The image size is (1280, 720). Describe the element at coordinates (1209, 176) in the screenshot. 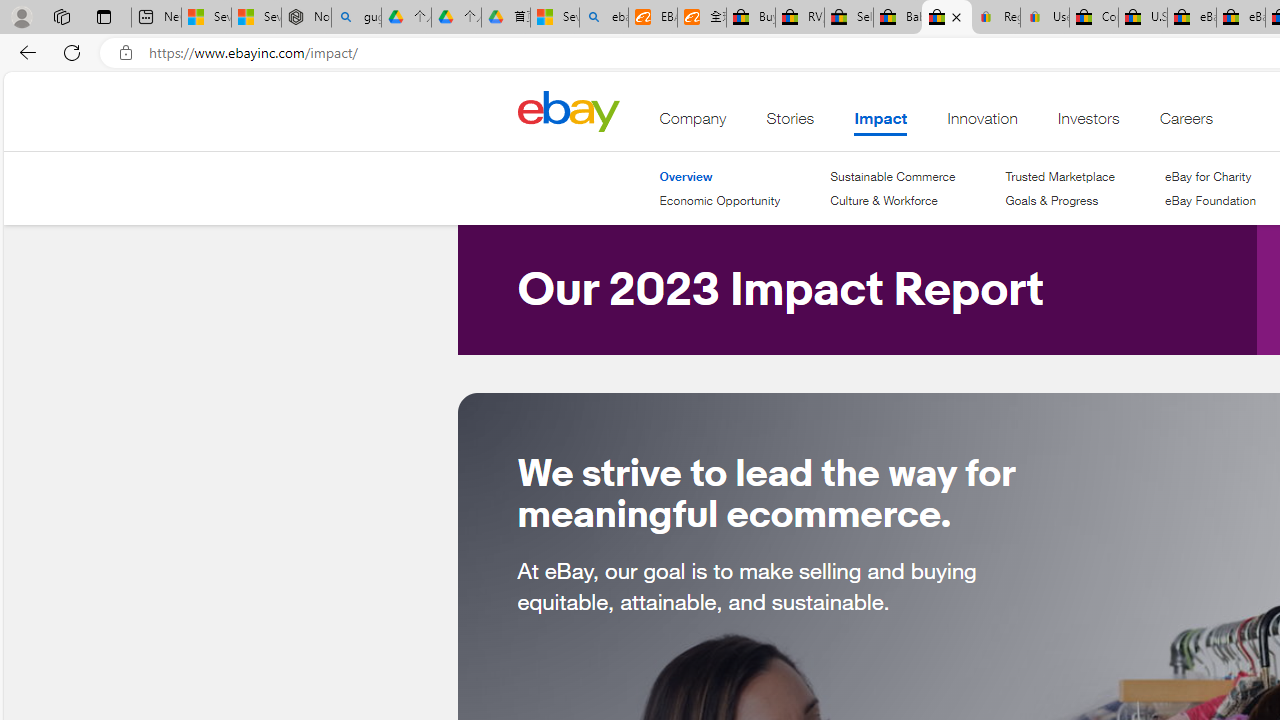

I see `'eBay for Charity'` at that location.